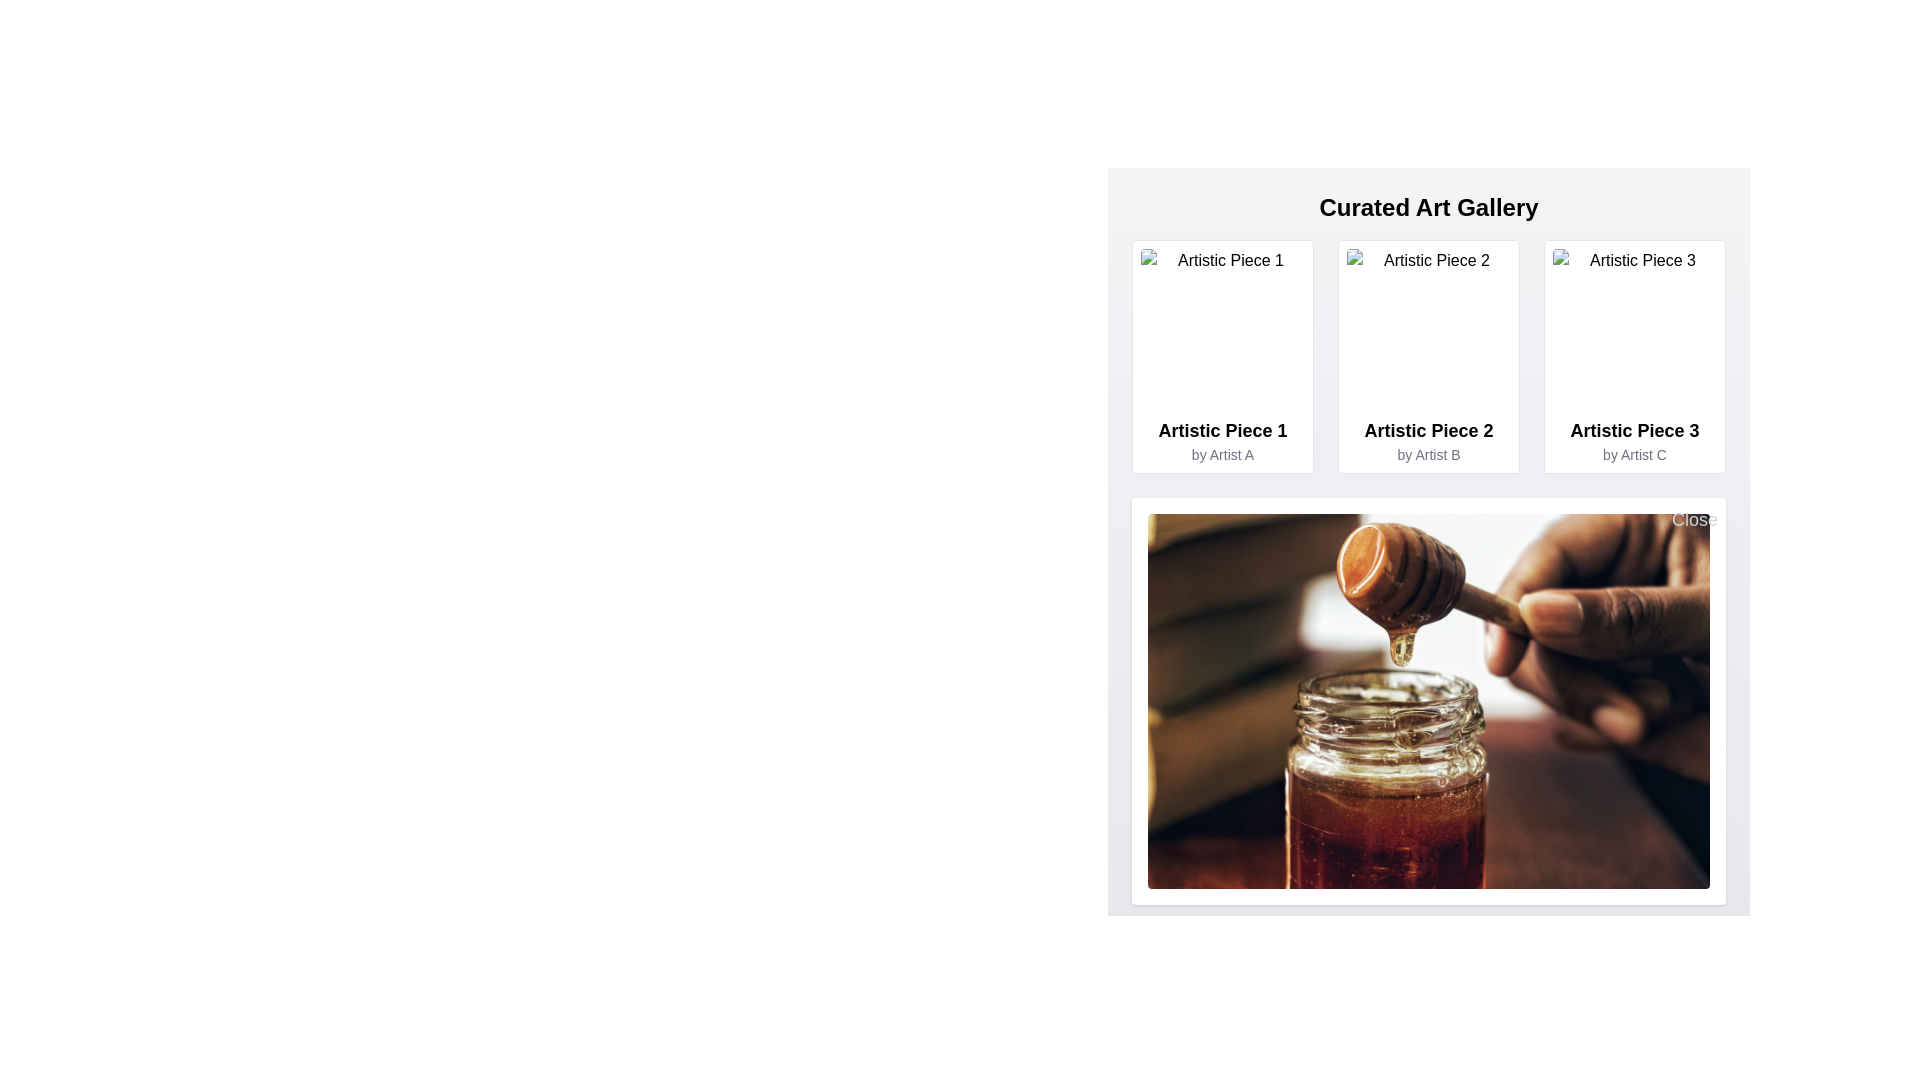  What do you see at coordinates (1635, 430) in the screenshot?
I see `the title text 'Artistic Piece 3' displayed in bold, large font within the third card of the 'Curated Art Gallery' section` at bounding box center [1635, 430].